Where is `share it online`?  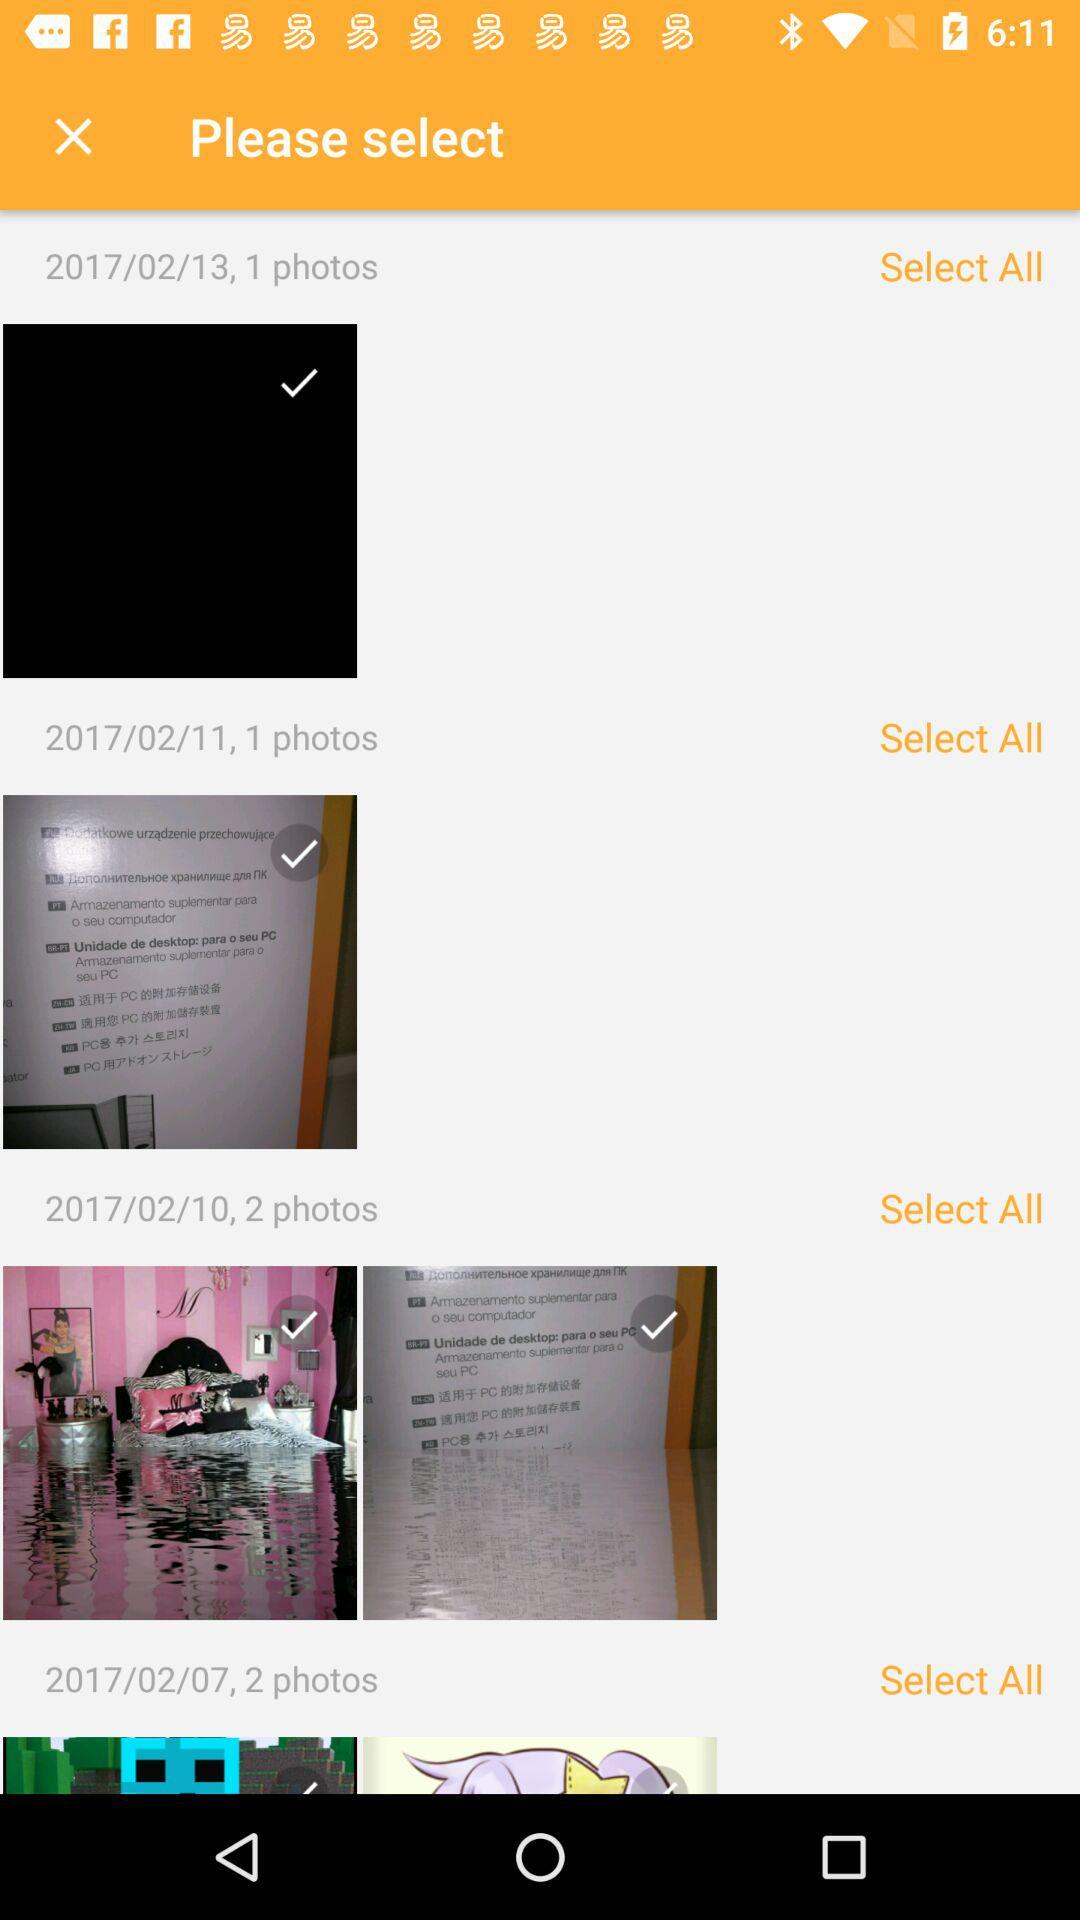 share it online is located at coordinates (651, 1331).